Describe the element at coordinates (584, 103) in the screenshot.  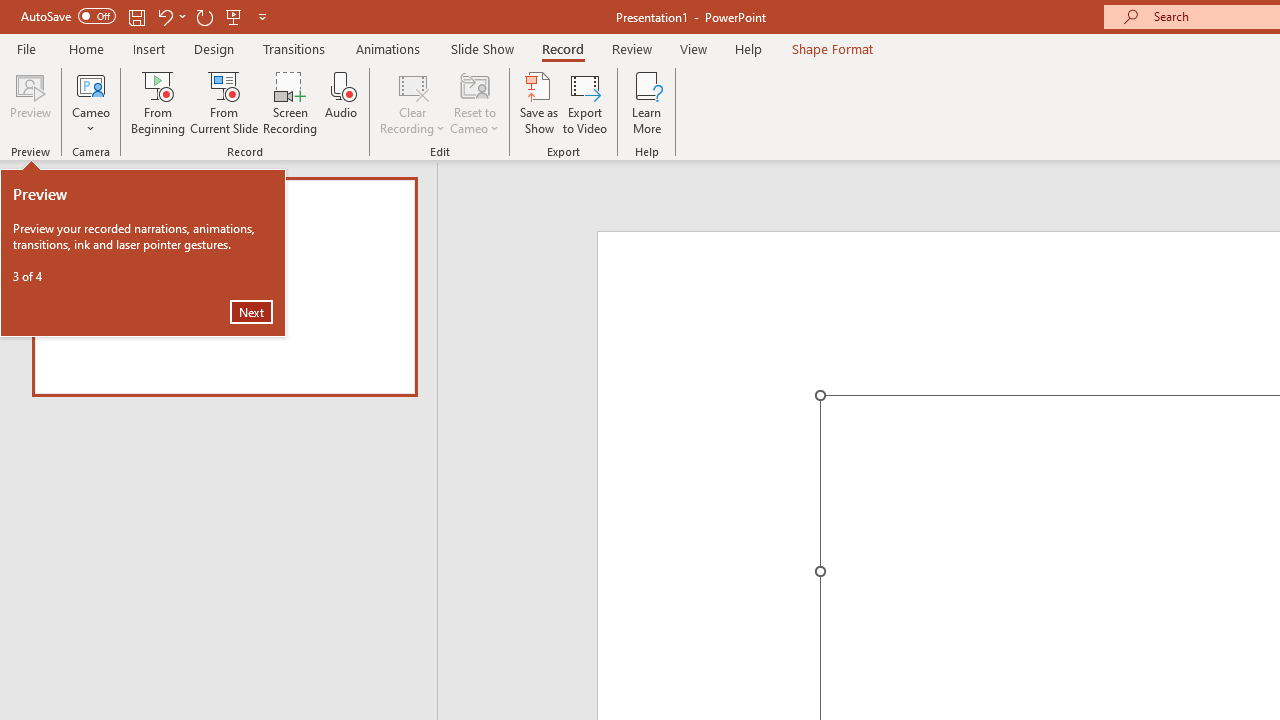
I see `'Export to Video'` at that location.